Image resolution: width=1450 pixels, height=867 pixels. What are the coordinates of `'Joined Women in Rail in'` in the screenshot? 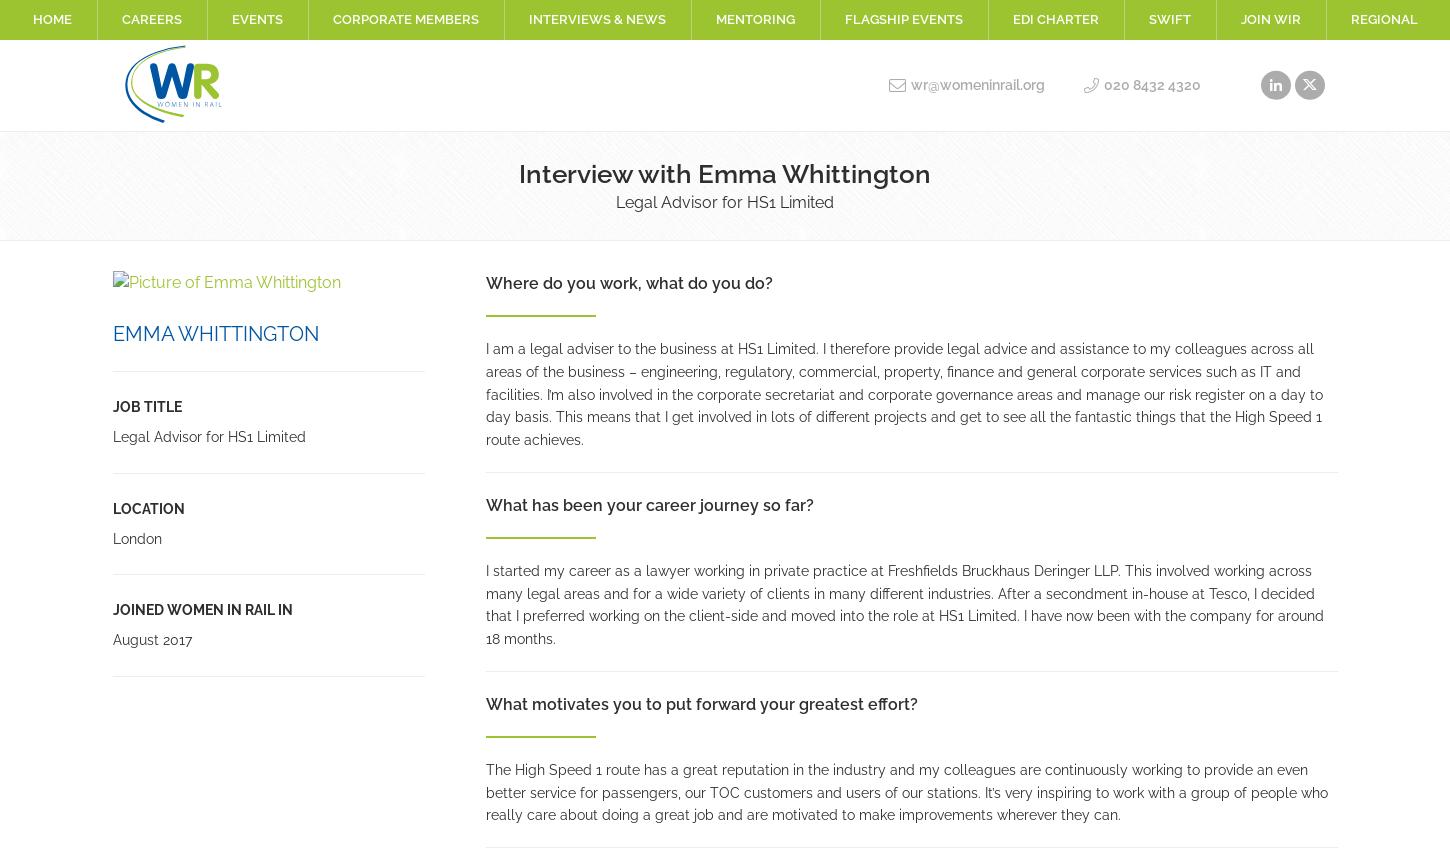 It's located at (111, 609).